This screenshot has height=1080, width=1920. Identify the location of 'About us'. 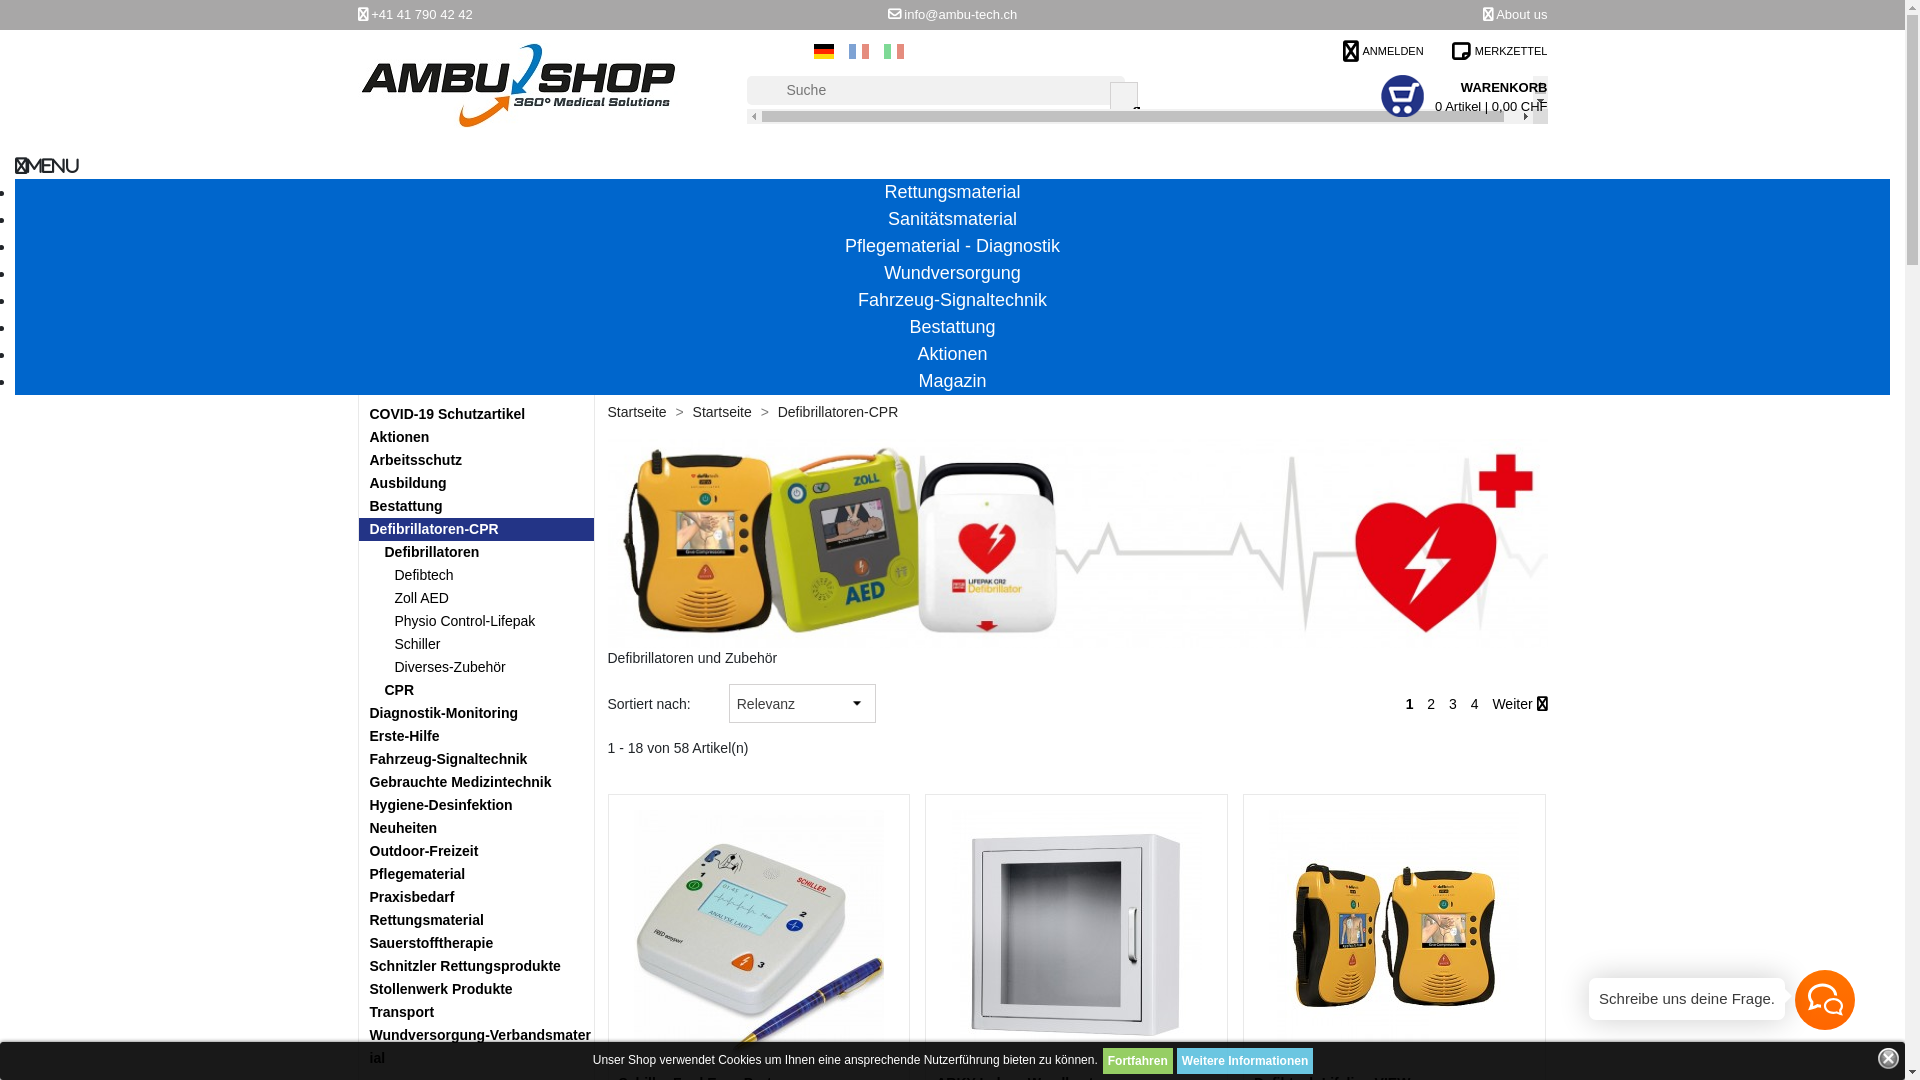
(1496, 14).